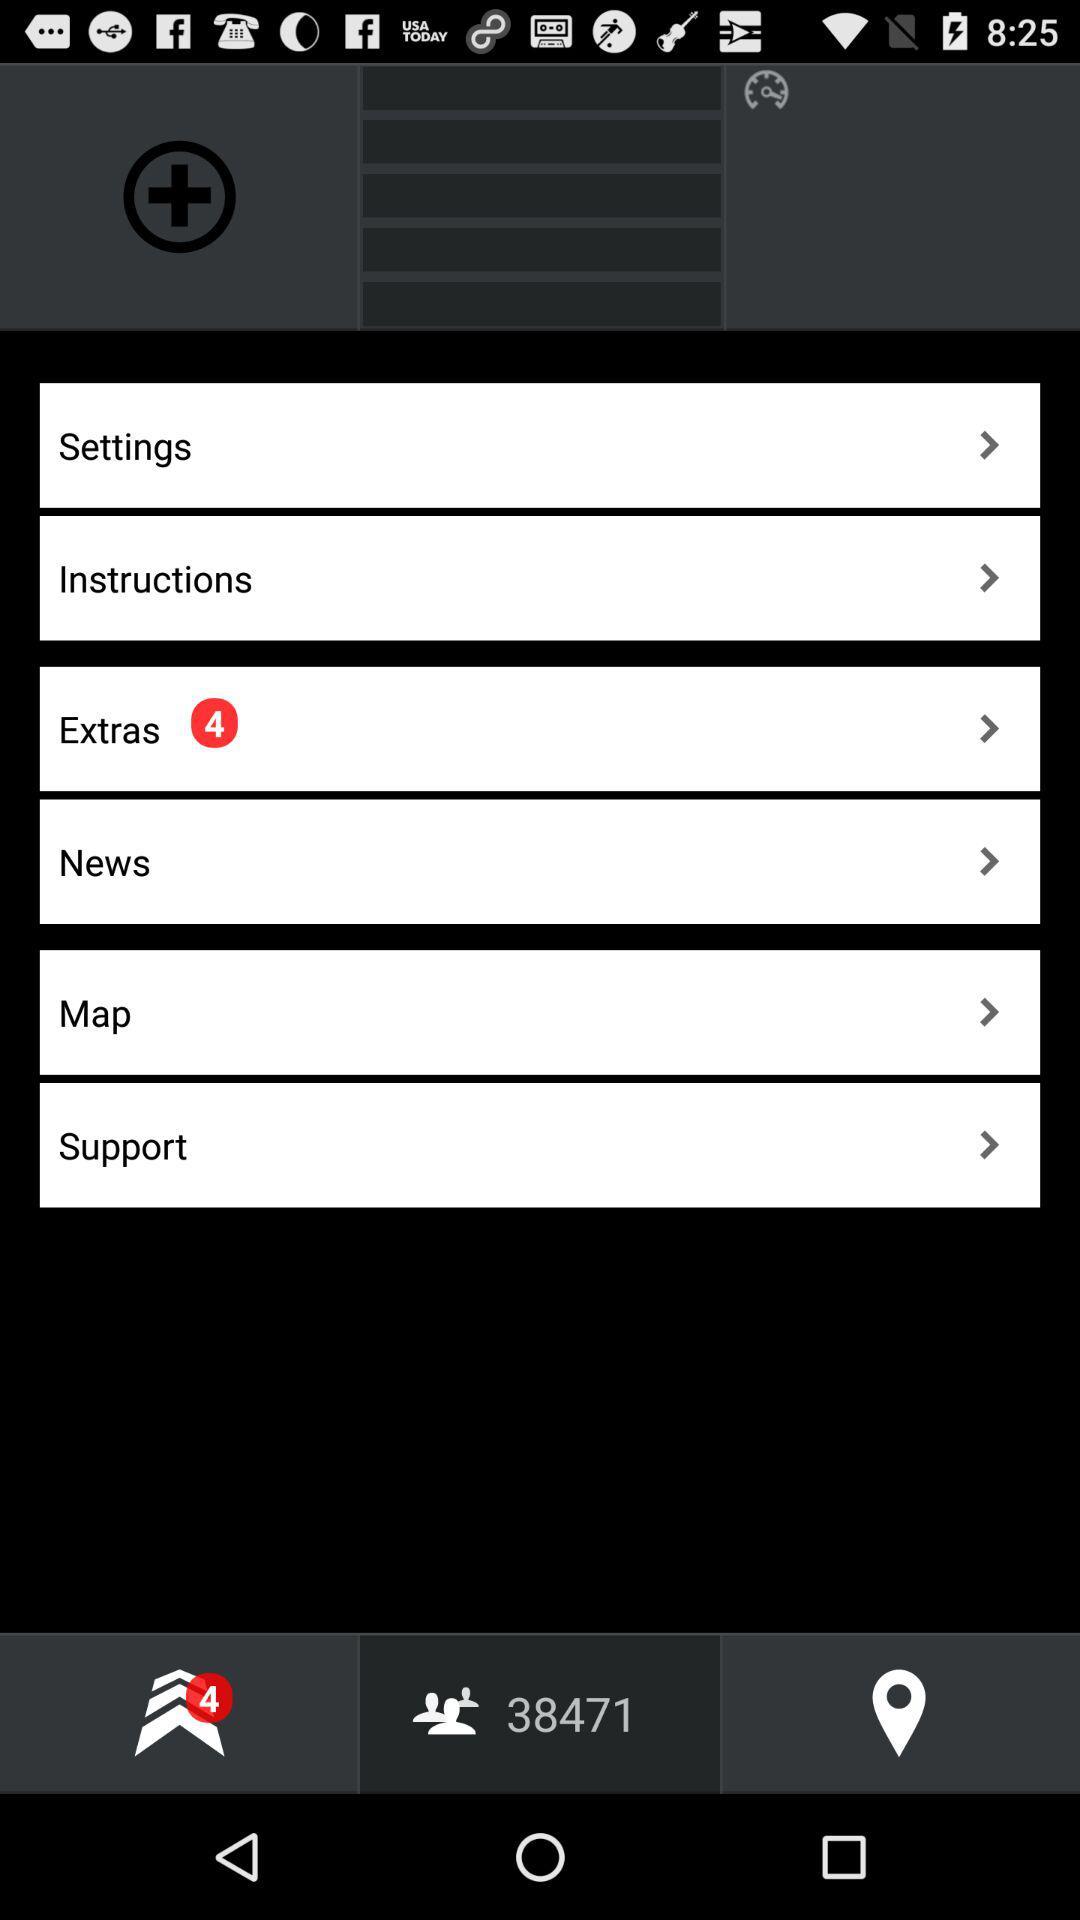 This screenshot has width=1080, height=1920. Describe the element at coordinates (898, 1712) in the screenshot. I see `location pin which is at bottom right corner of the page` at that location.